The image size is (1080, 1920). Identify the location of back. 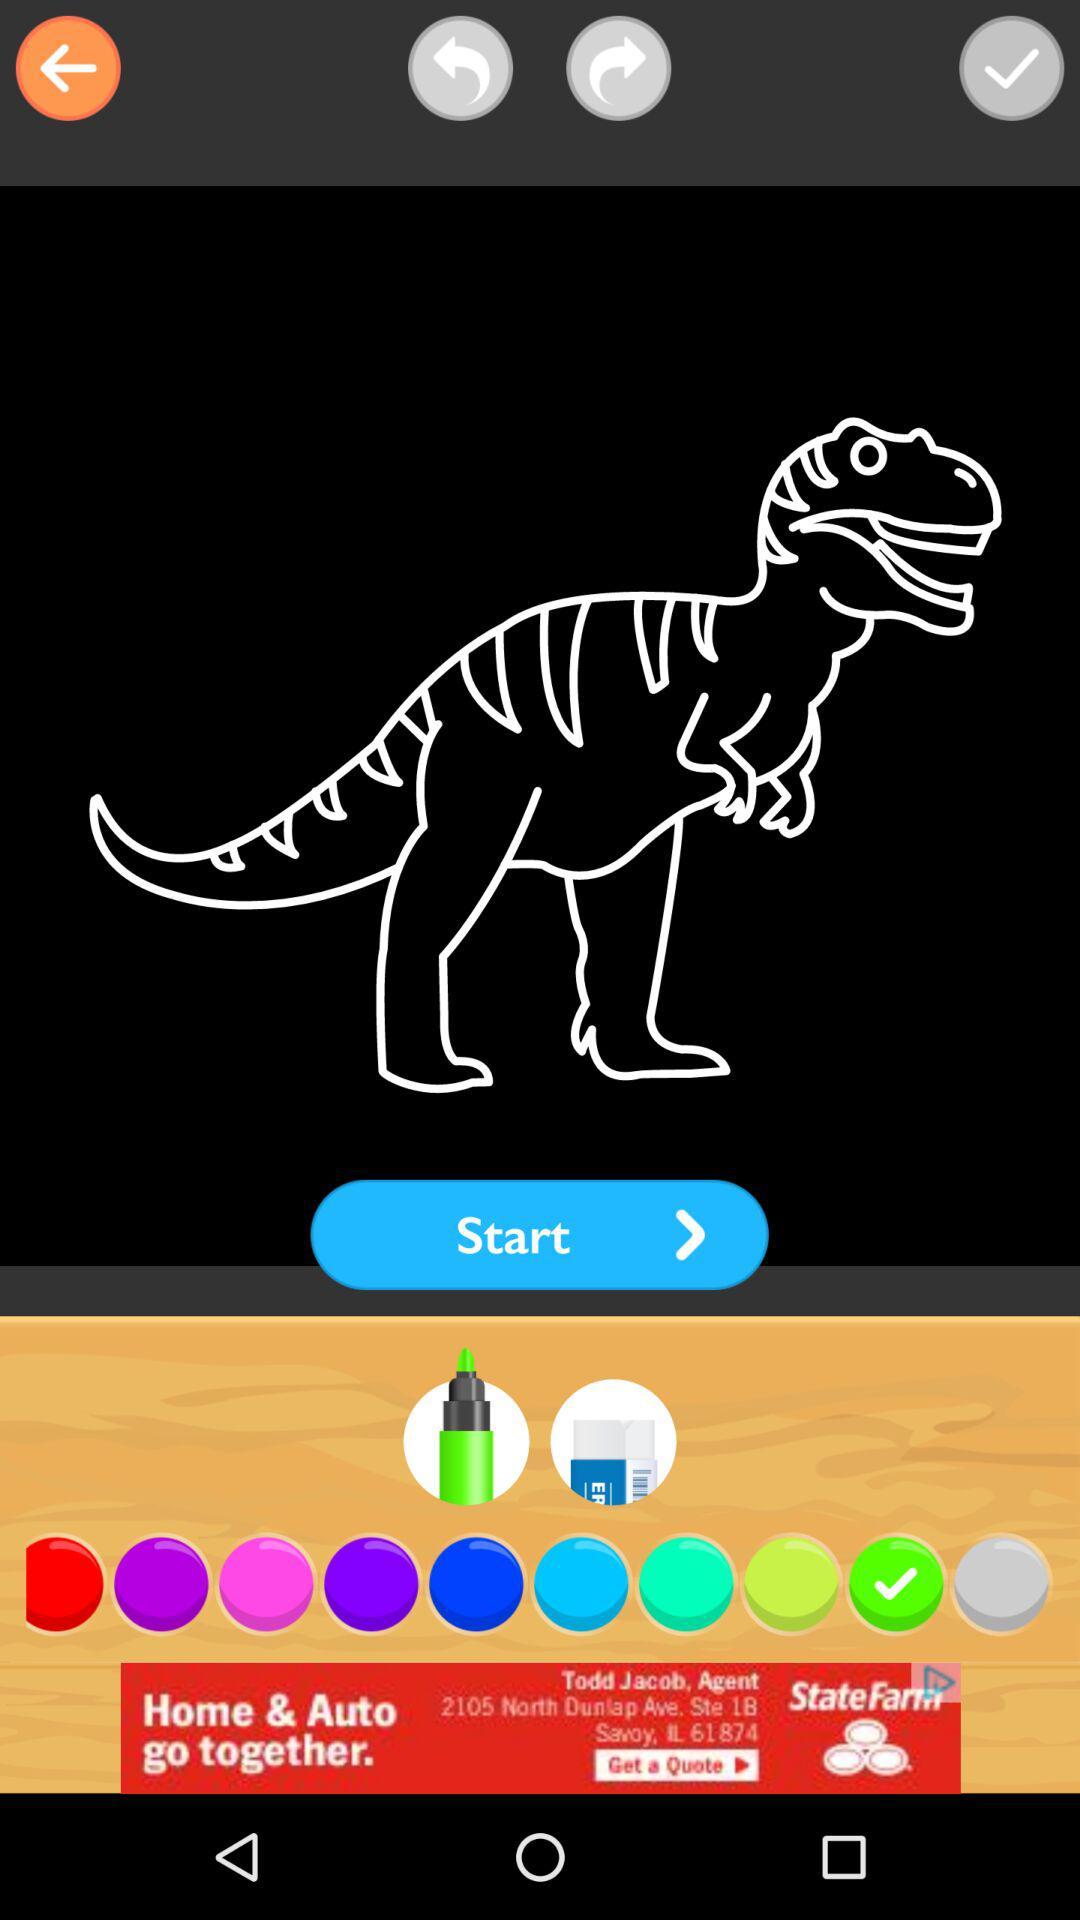
(67, 68).